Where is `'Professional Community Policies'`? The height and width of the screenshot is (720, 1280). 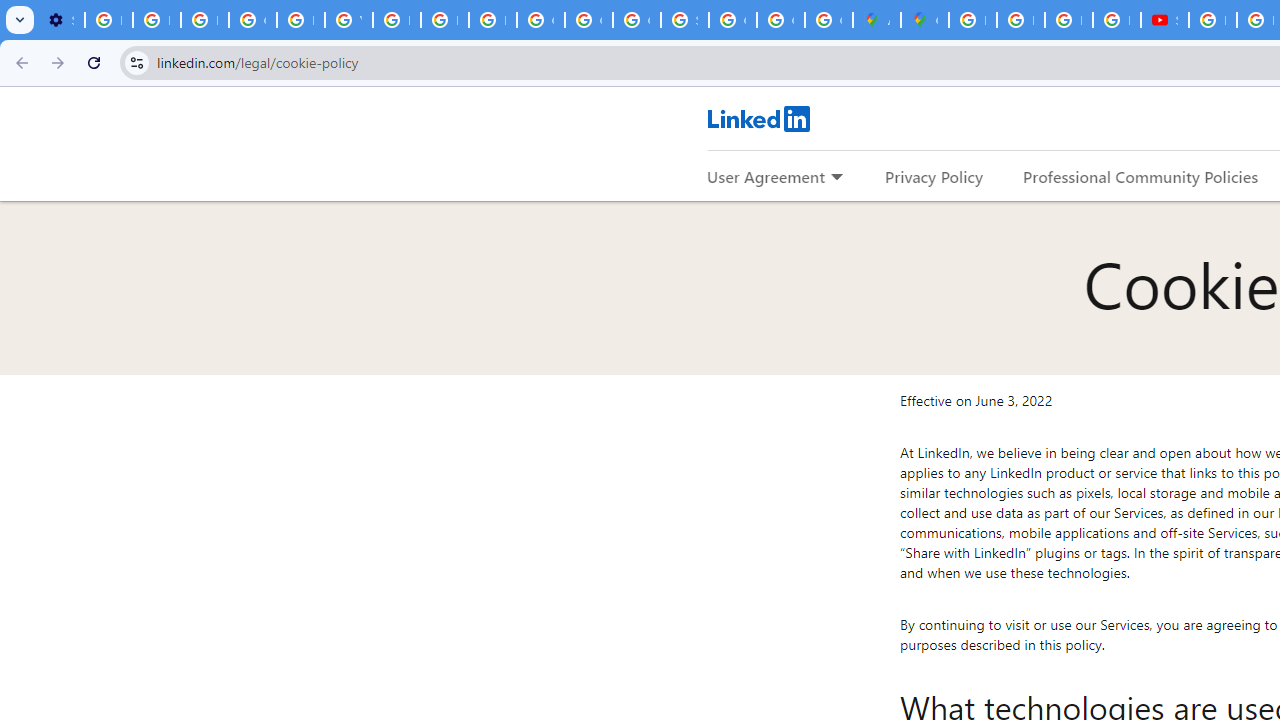 'Professional Community Policies' is located at coordinates (1141, 175).